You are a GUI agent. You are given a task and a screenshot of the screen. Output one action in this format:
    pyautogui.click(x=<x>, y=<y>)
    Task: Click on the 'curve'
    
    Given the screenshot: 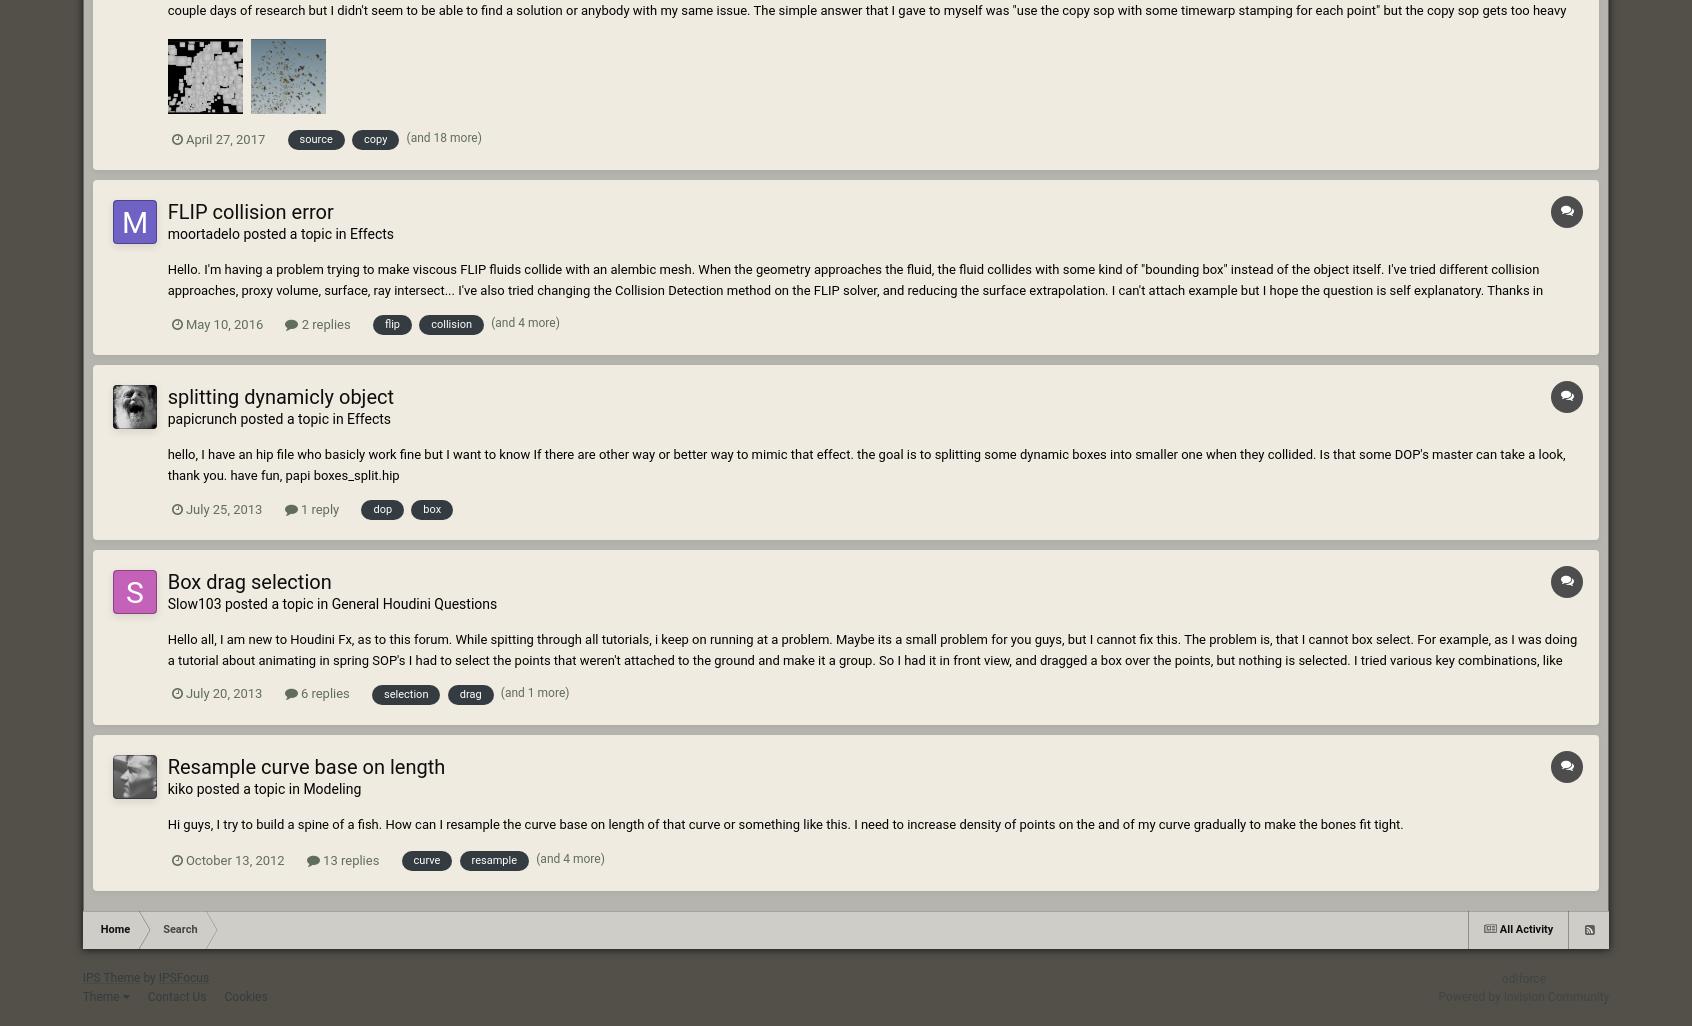 What is the action you would take?
    pyautogui.click(x=425, y=860)
    